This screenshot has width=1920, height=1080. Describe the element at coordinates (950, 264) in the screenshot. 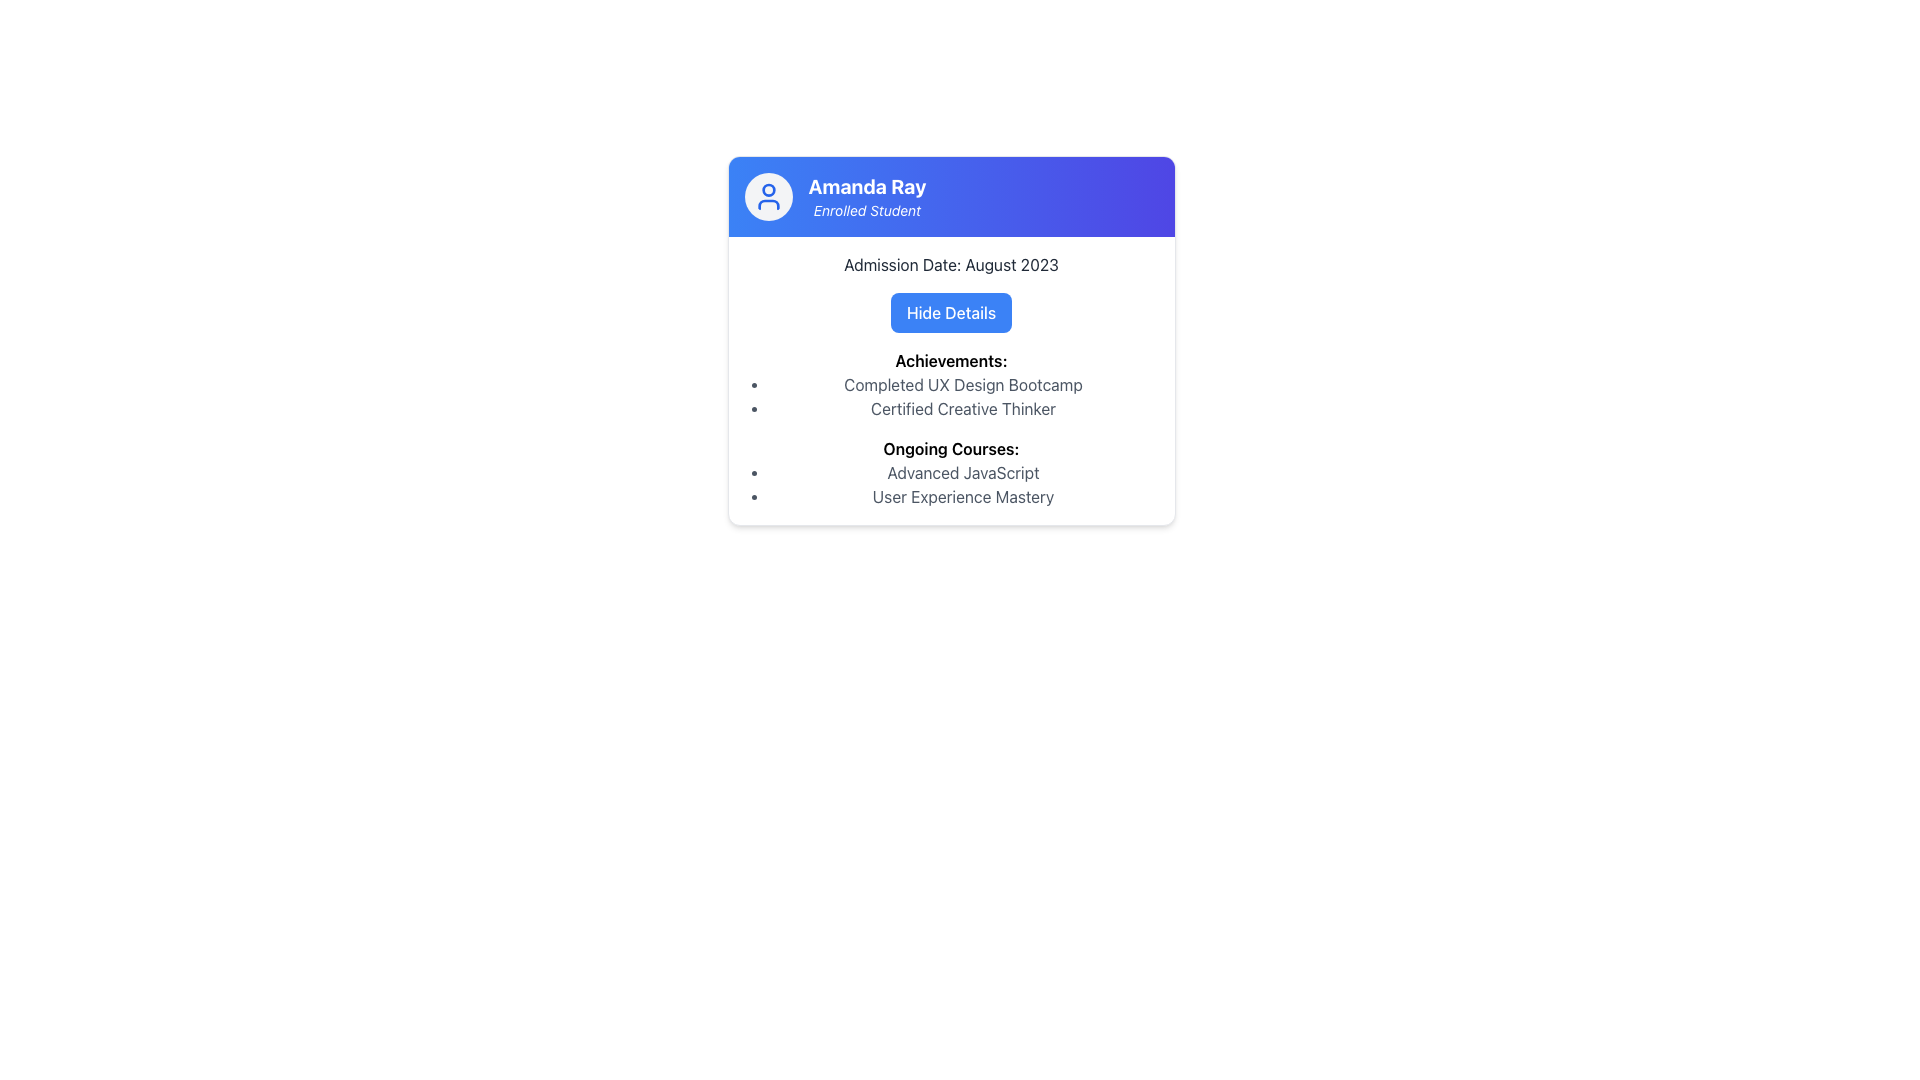

I see `the Static Text displaying the admission date, which is centrally aligned at the top-middle section of the card layout, above the 'Hide Details' button` at that location.